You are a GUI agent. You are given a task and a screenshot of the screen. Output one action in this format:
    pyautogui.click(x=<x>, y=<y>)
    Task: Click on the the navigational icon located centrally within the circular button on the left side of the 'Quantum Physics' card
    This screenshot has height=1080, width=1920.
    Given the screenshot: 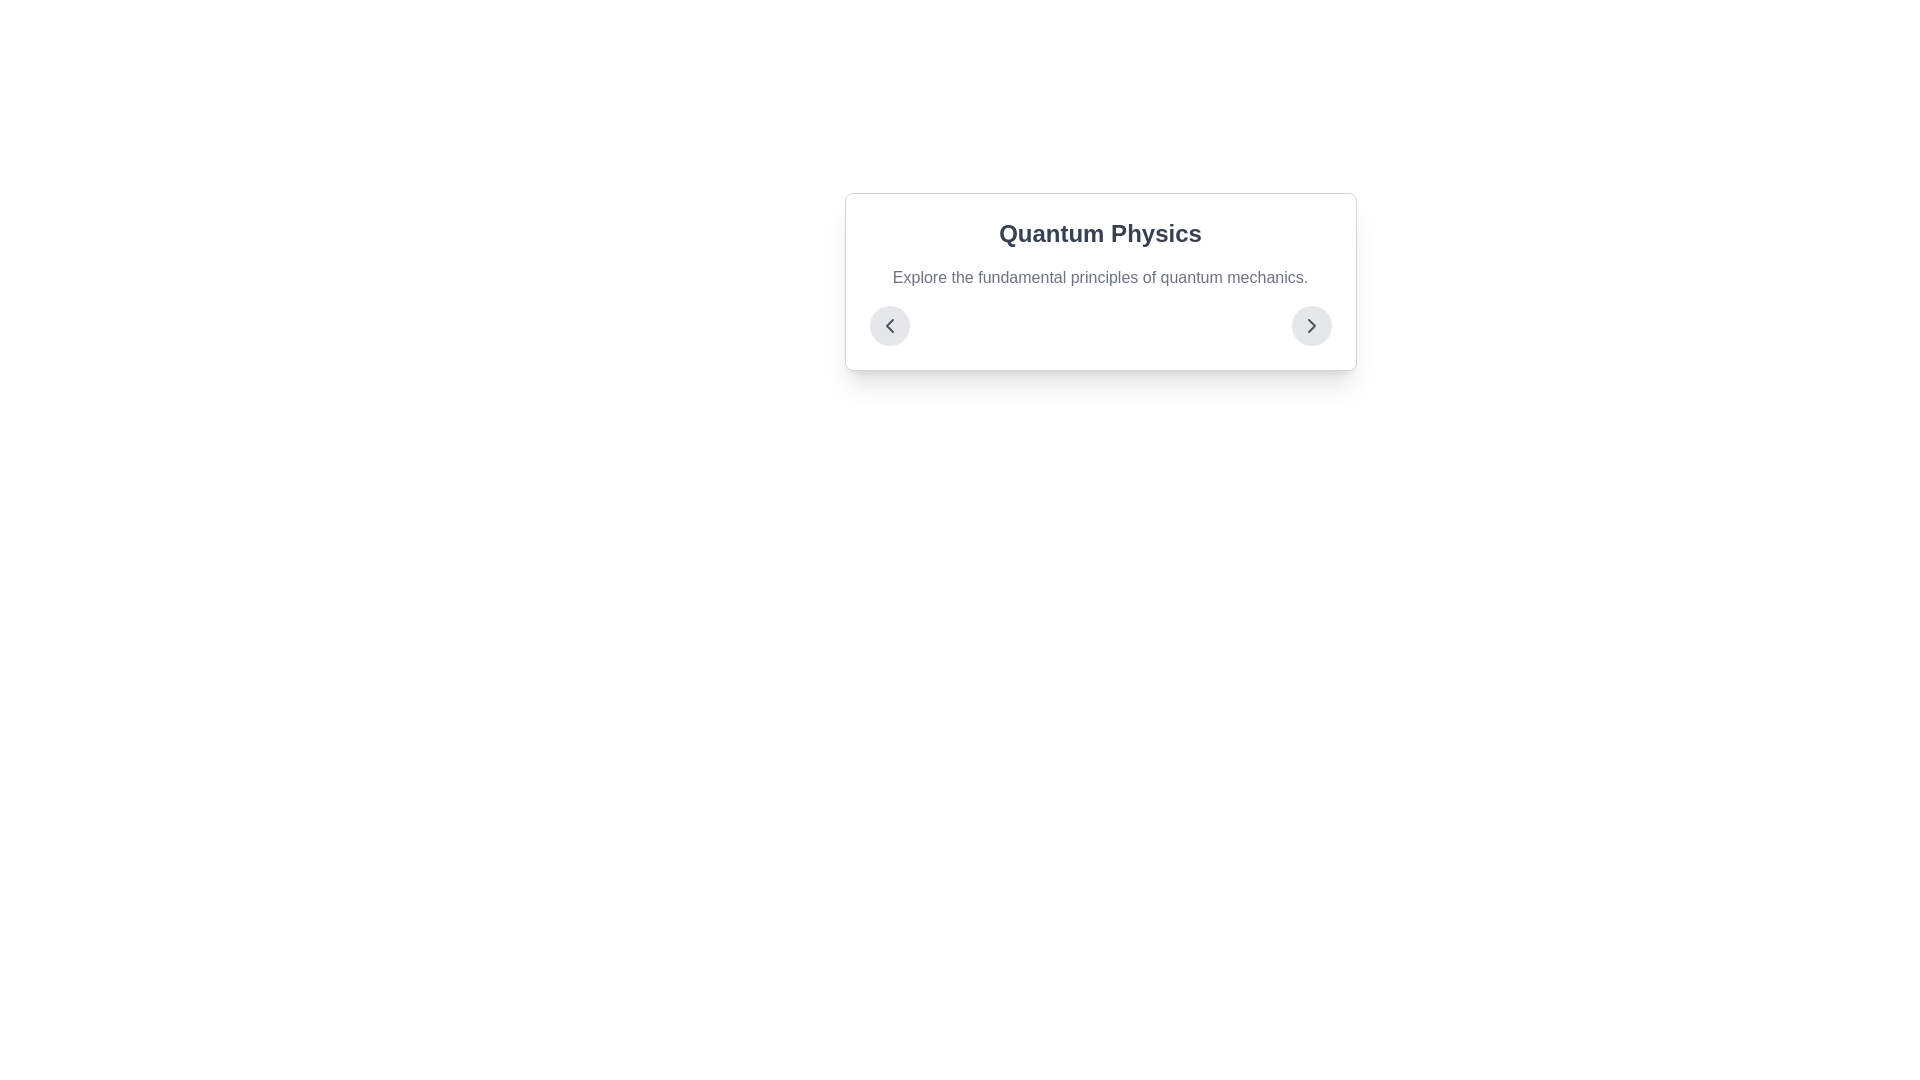 What is the action you would take?
    pyautogui.click(x=888, y=325)
    